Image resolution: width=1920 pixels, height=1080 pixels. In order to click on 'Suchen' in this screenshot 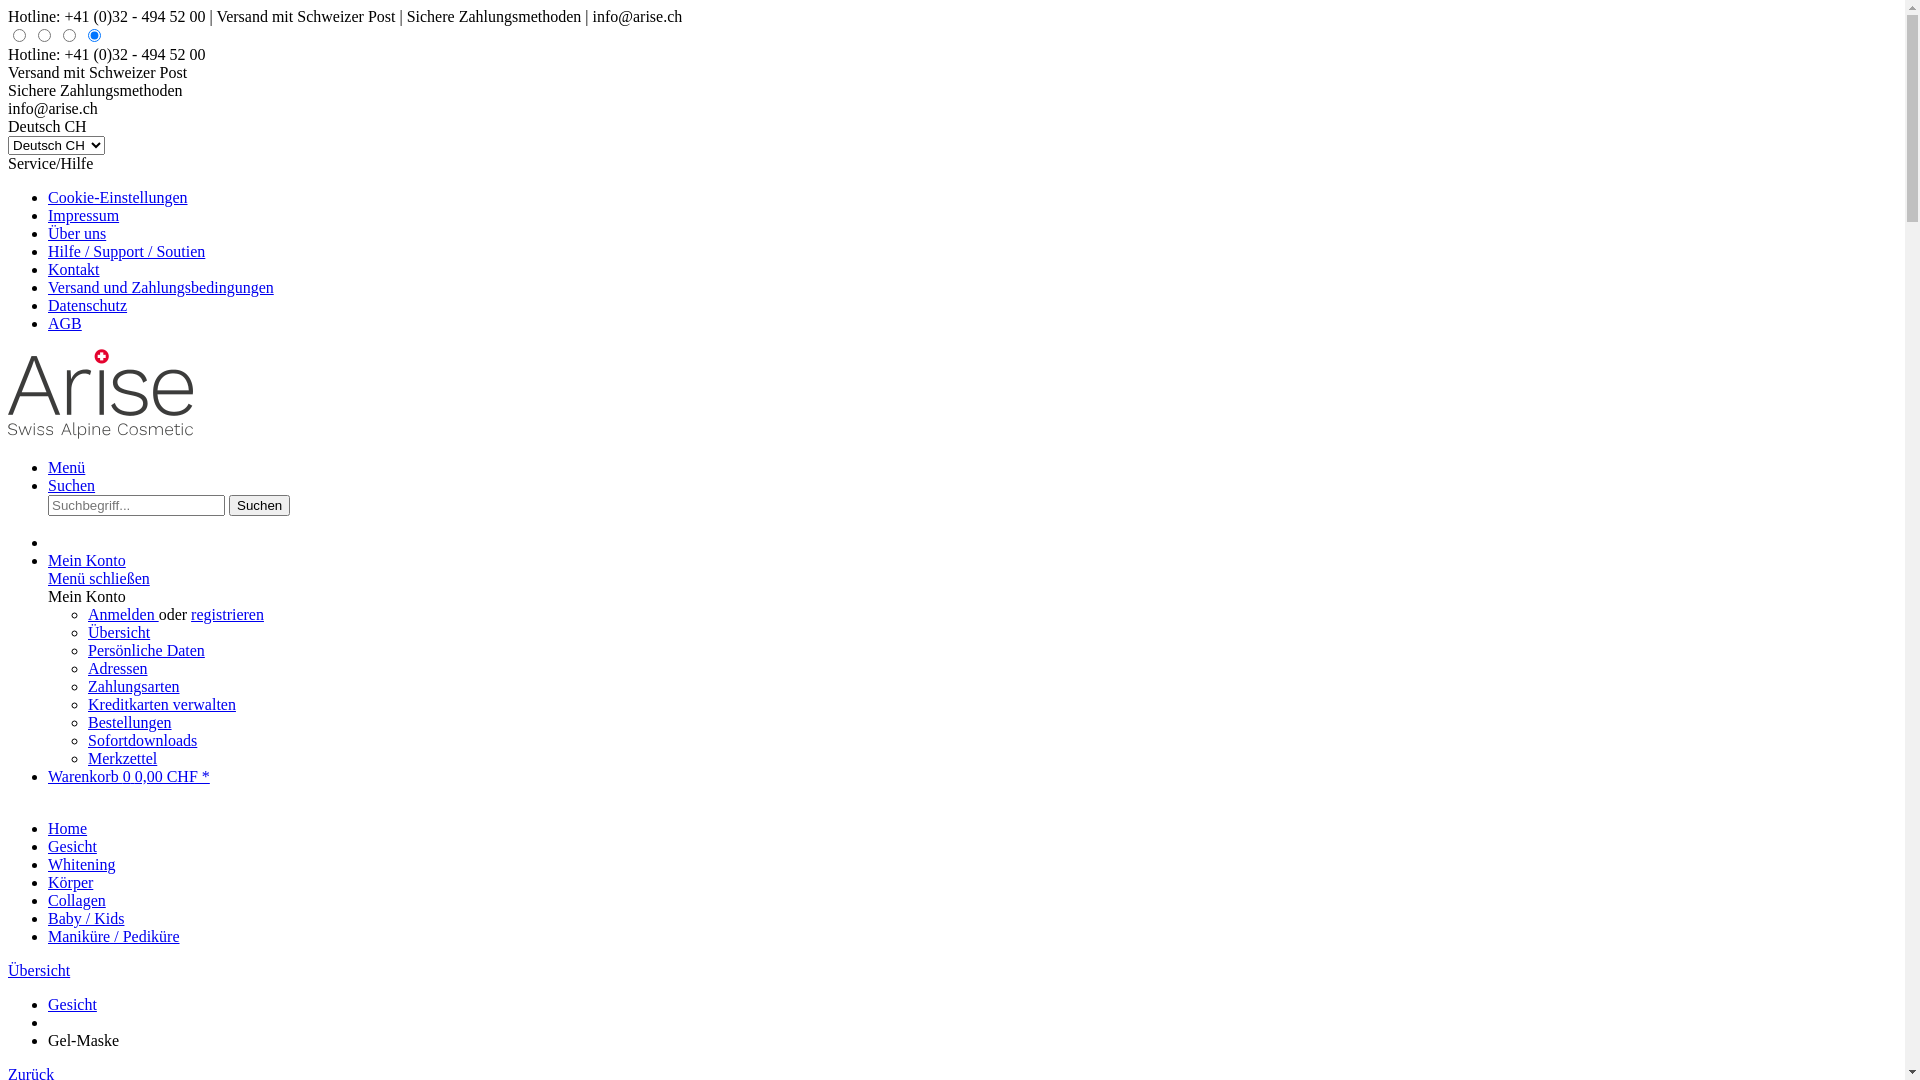, I will do `click(229, 504)`.